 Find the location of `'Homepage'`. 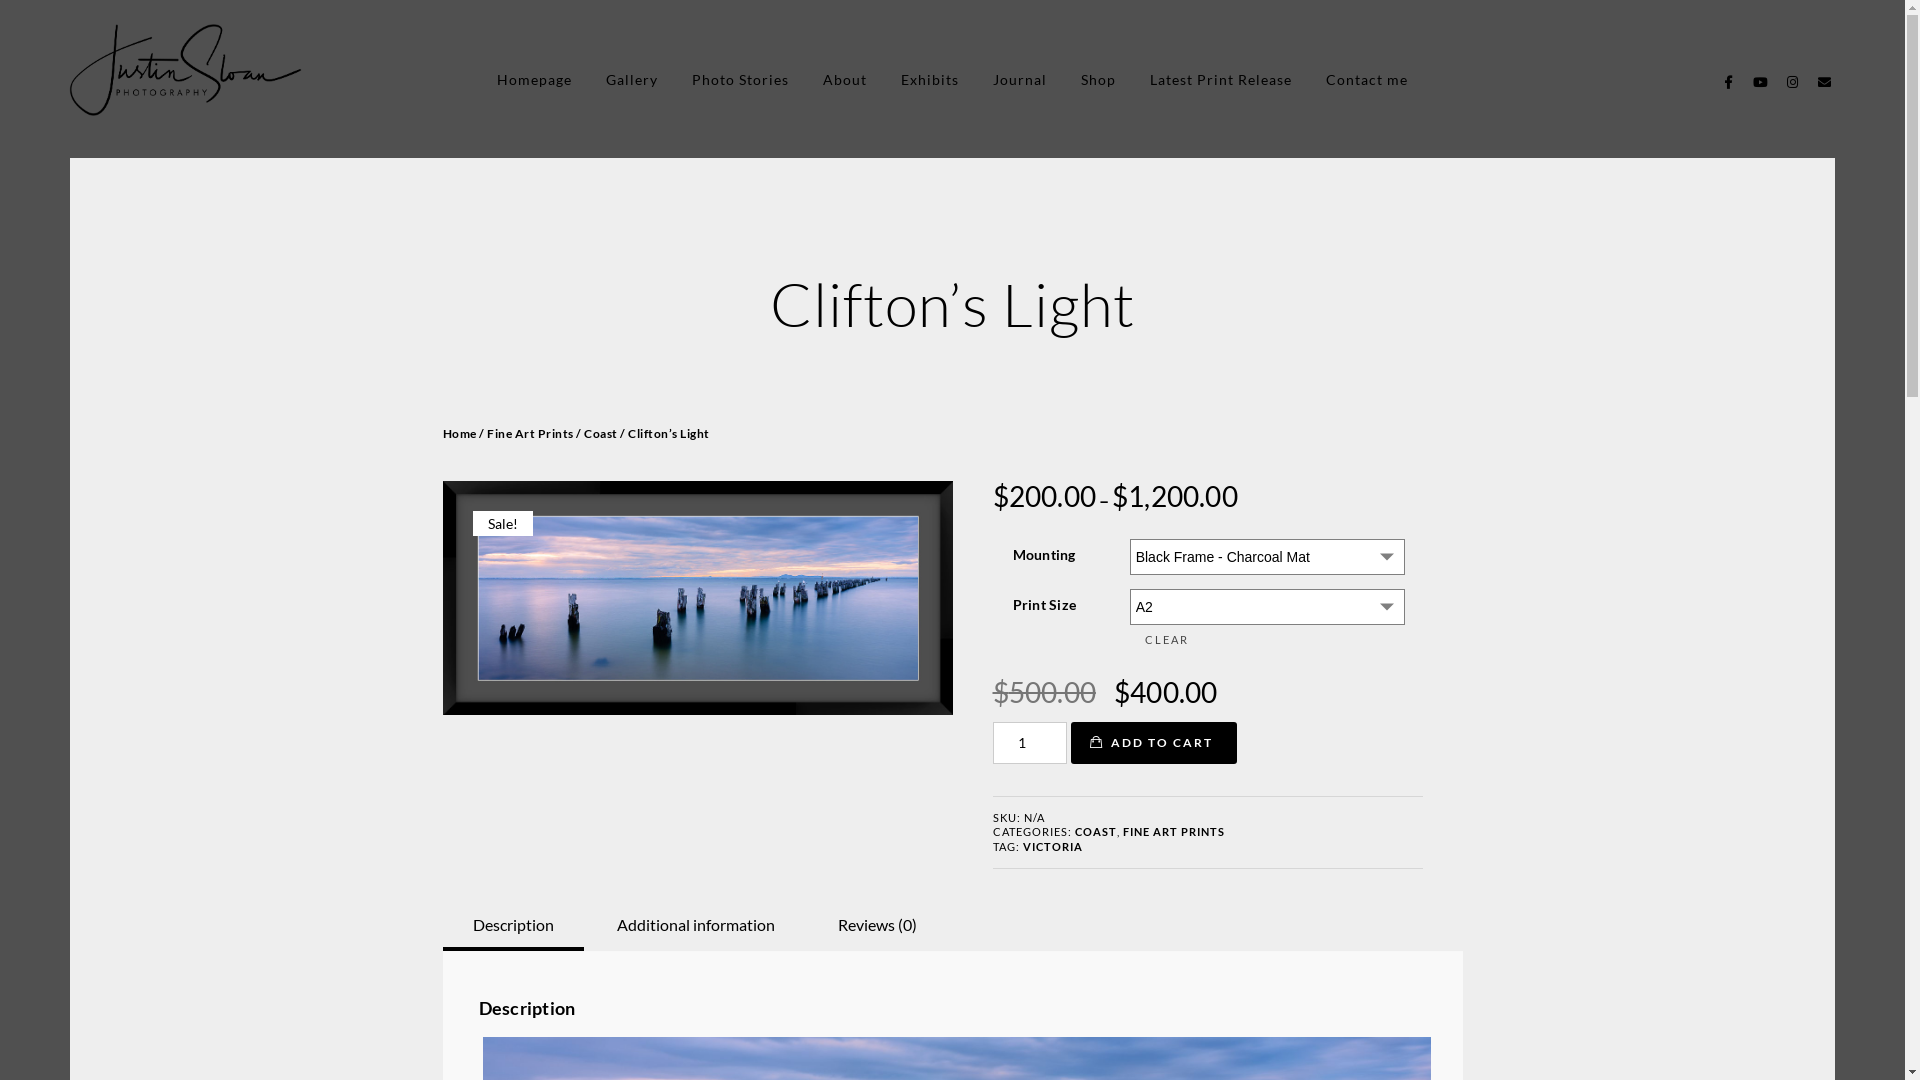

'Homepage' is located at coordinates (534, 78).